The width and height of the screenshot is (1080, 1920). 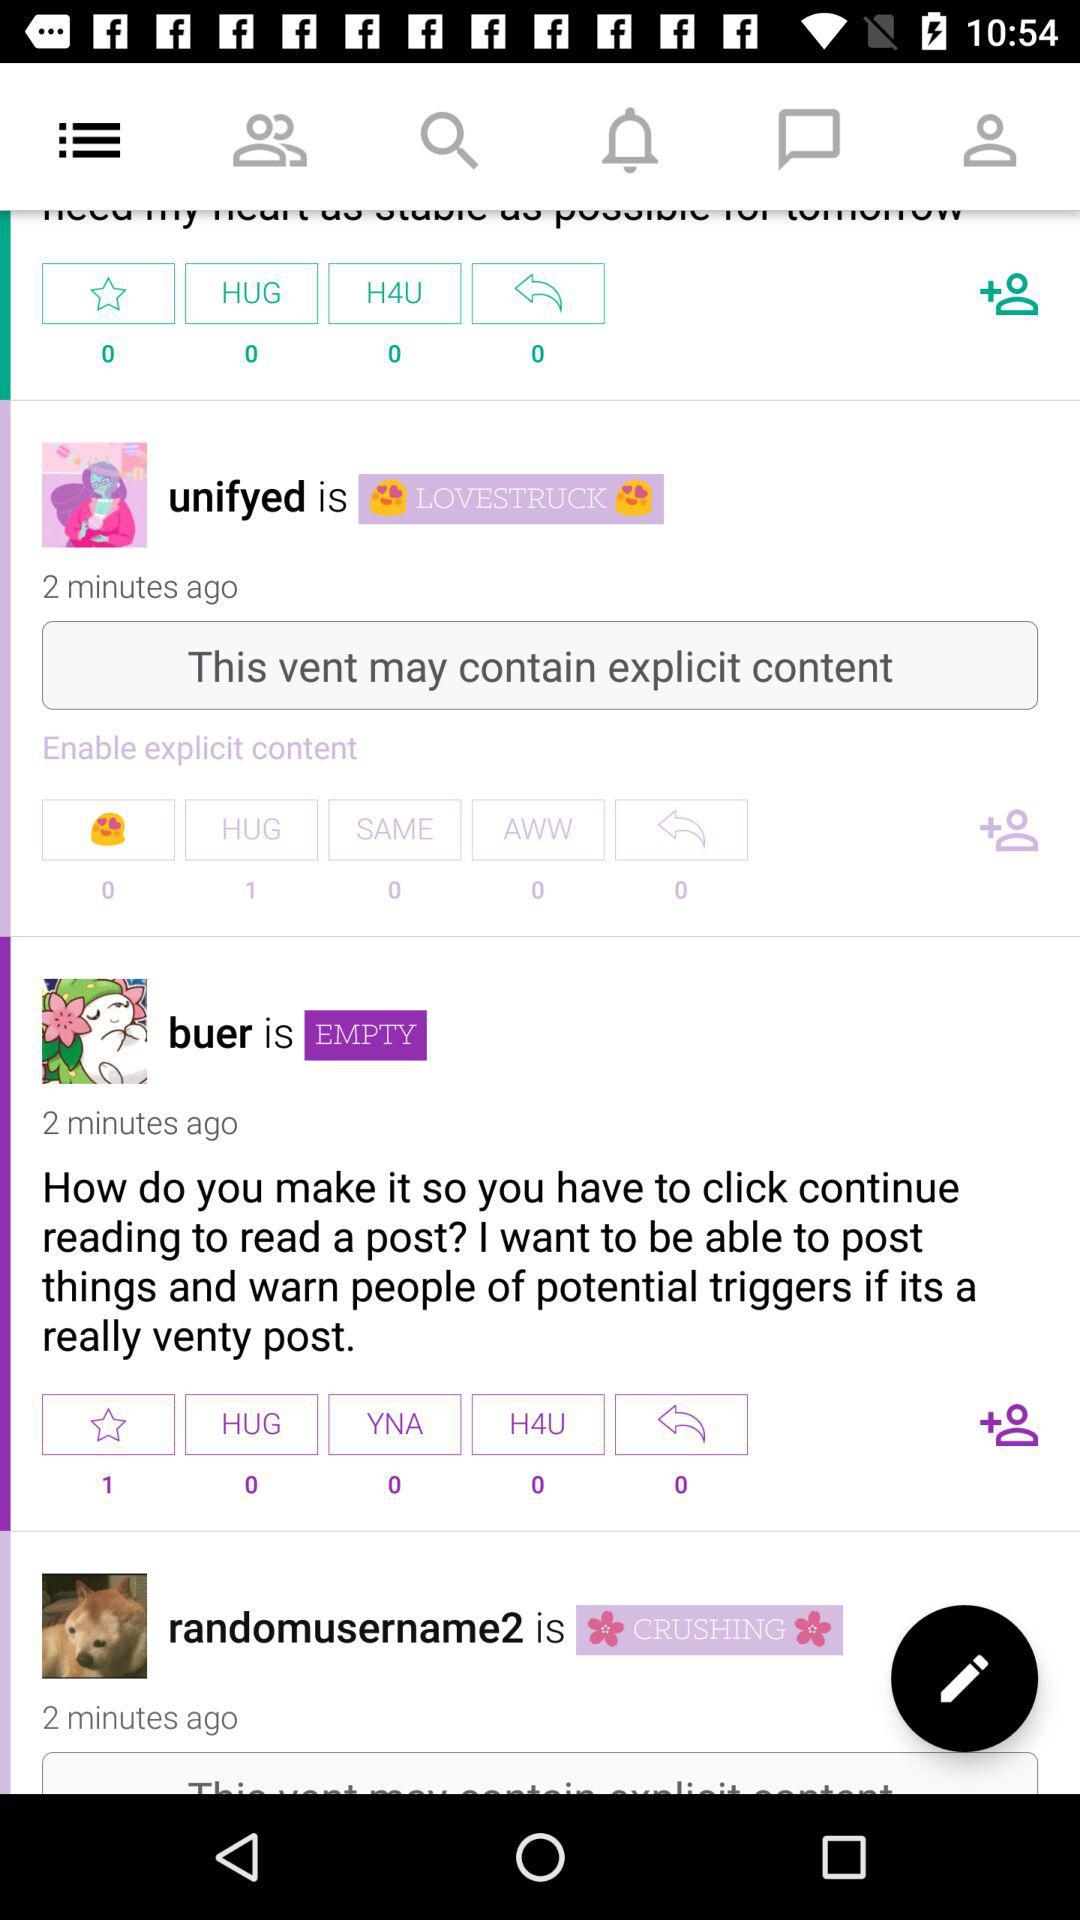 I want to click on profile photo, so click(x=94, y=1031).